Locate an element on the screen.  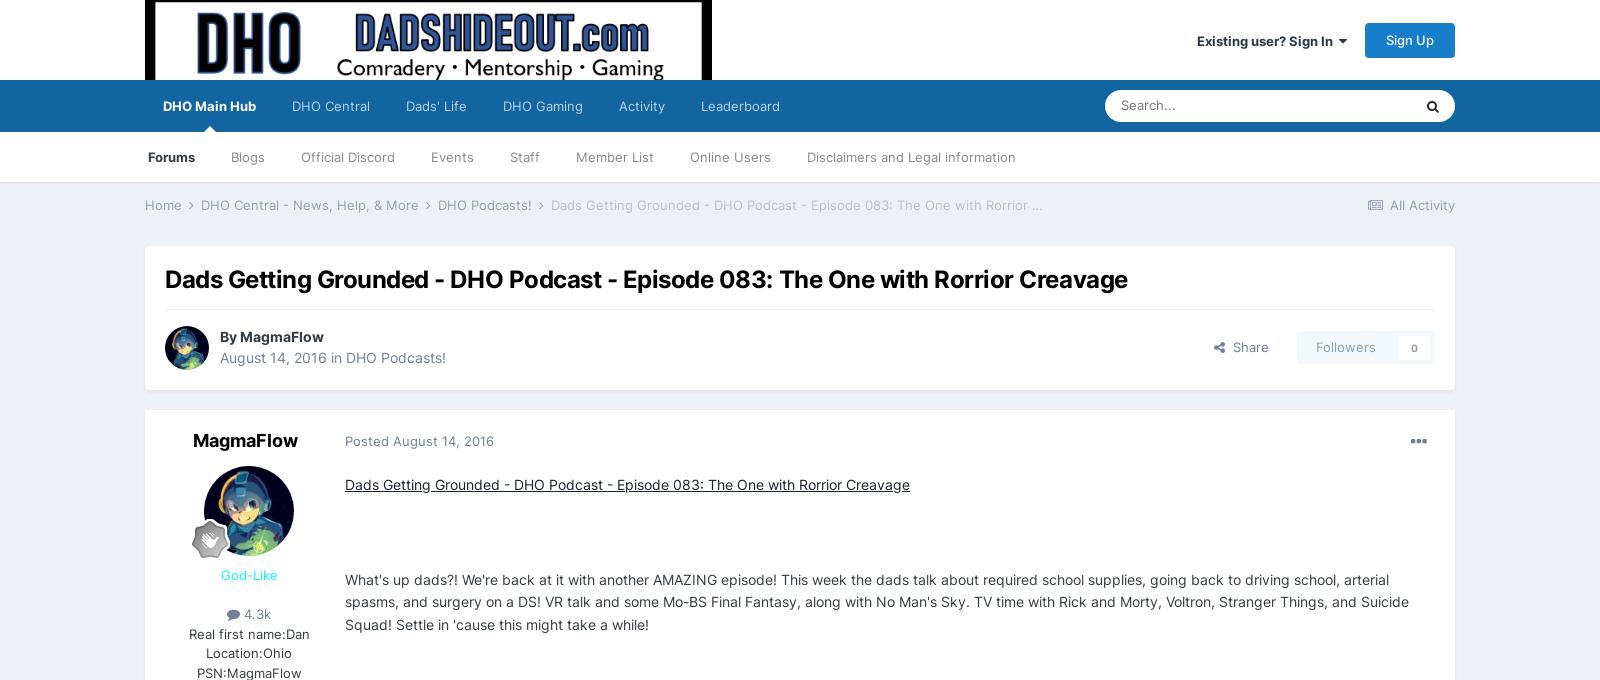
'By' is located at coordinates (229, 335).